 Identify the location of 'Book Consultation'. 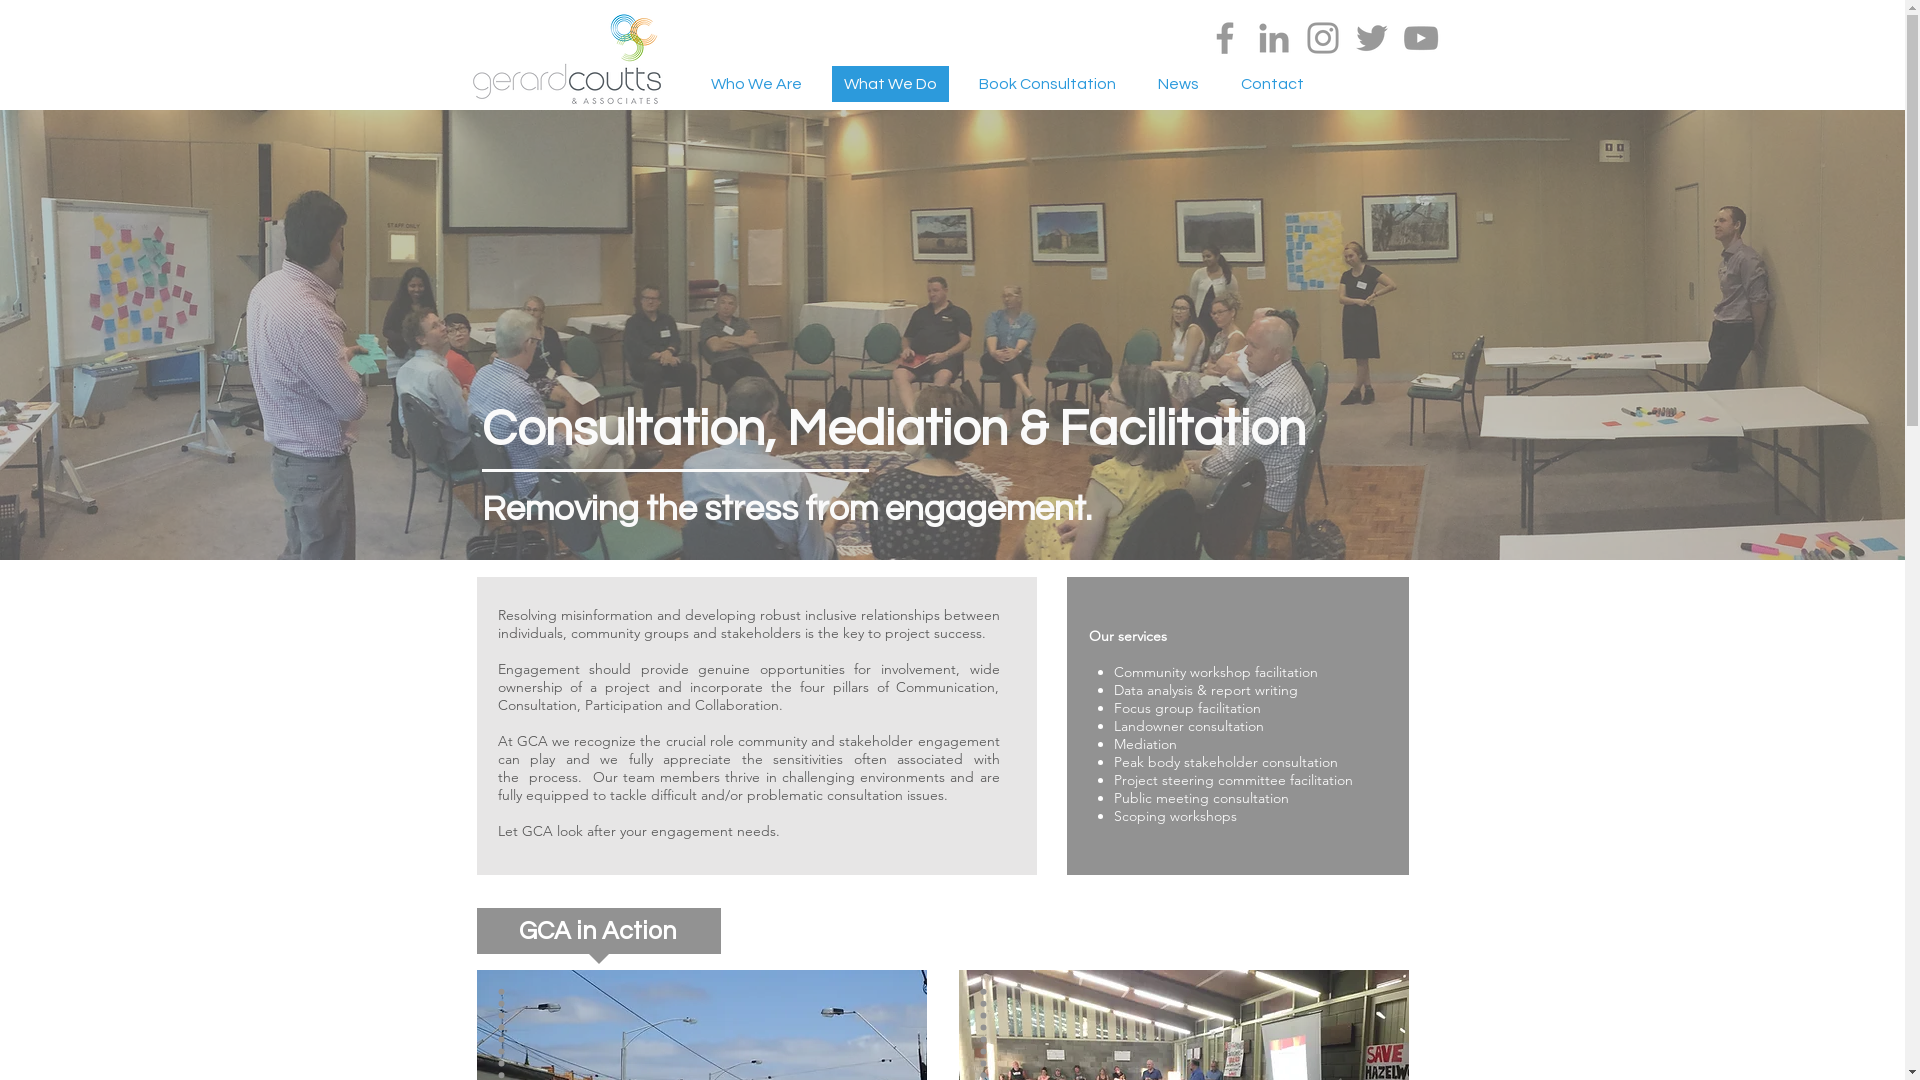
(965, 83).